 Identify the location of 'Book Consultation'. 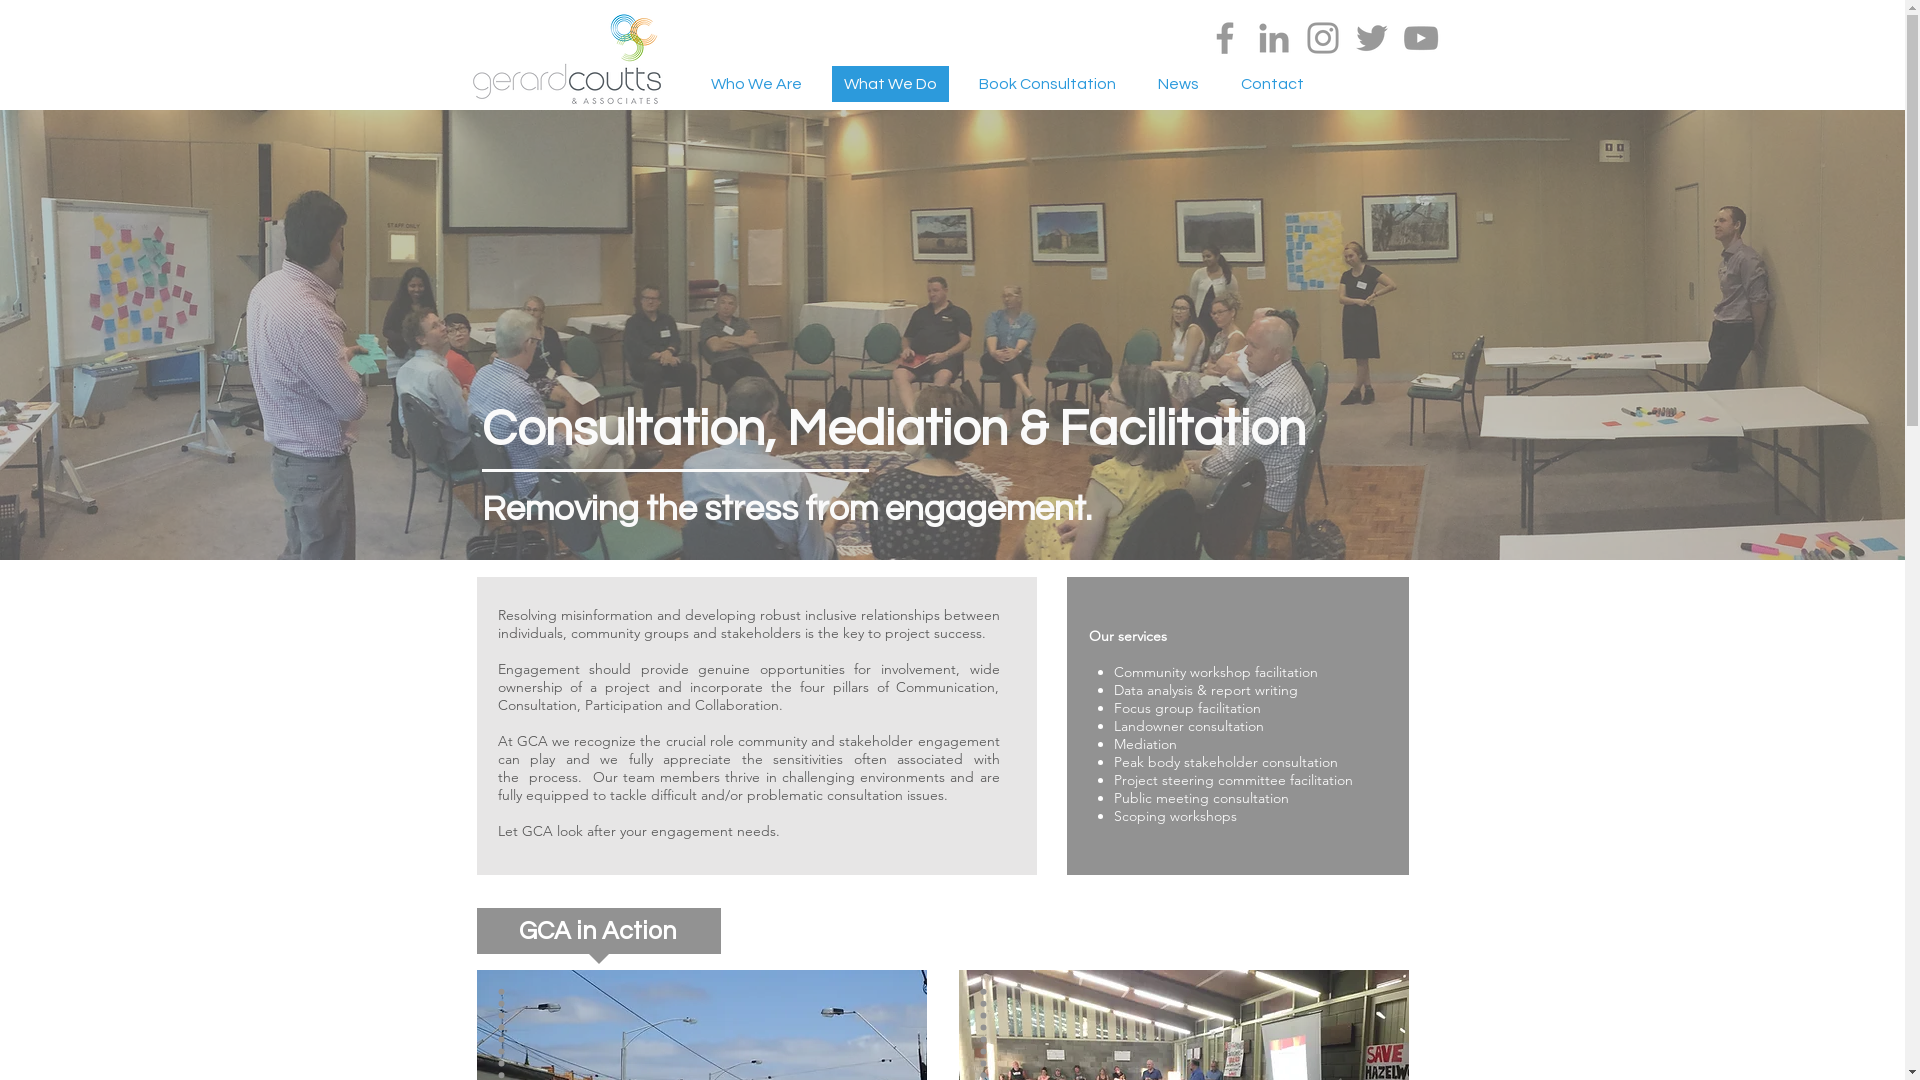
(965, 83).